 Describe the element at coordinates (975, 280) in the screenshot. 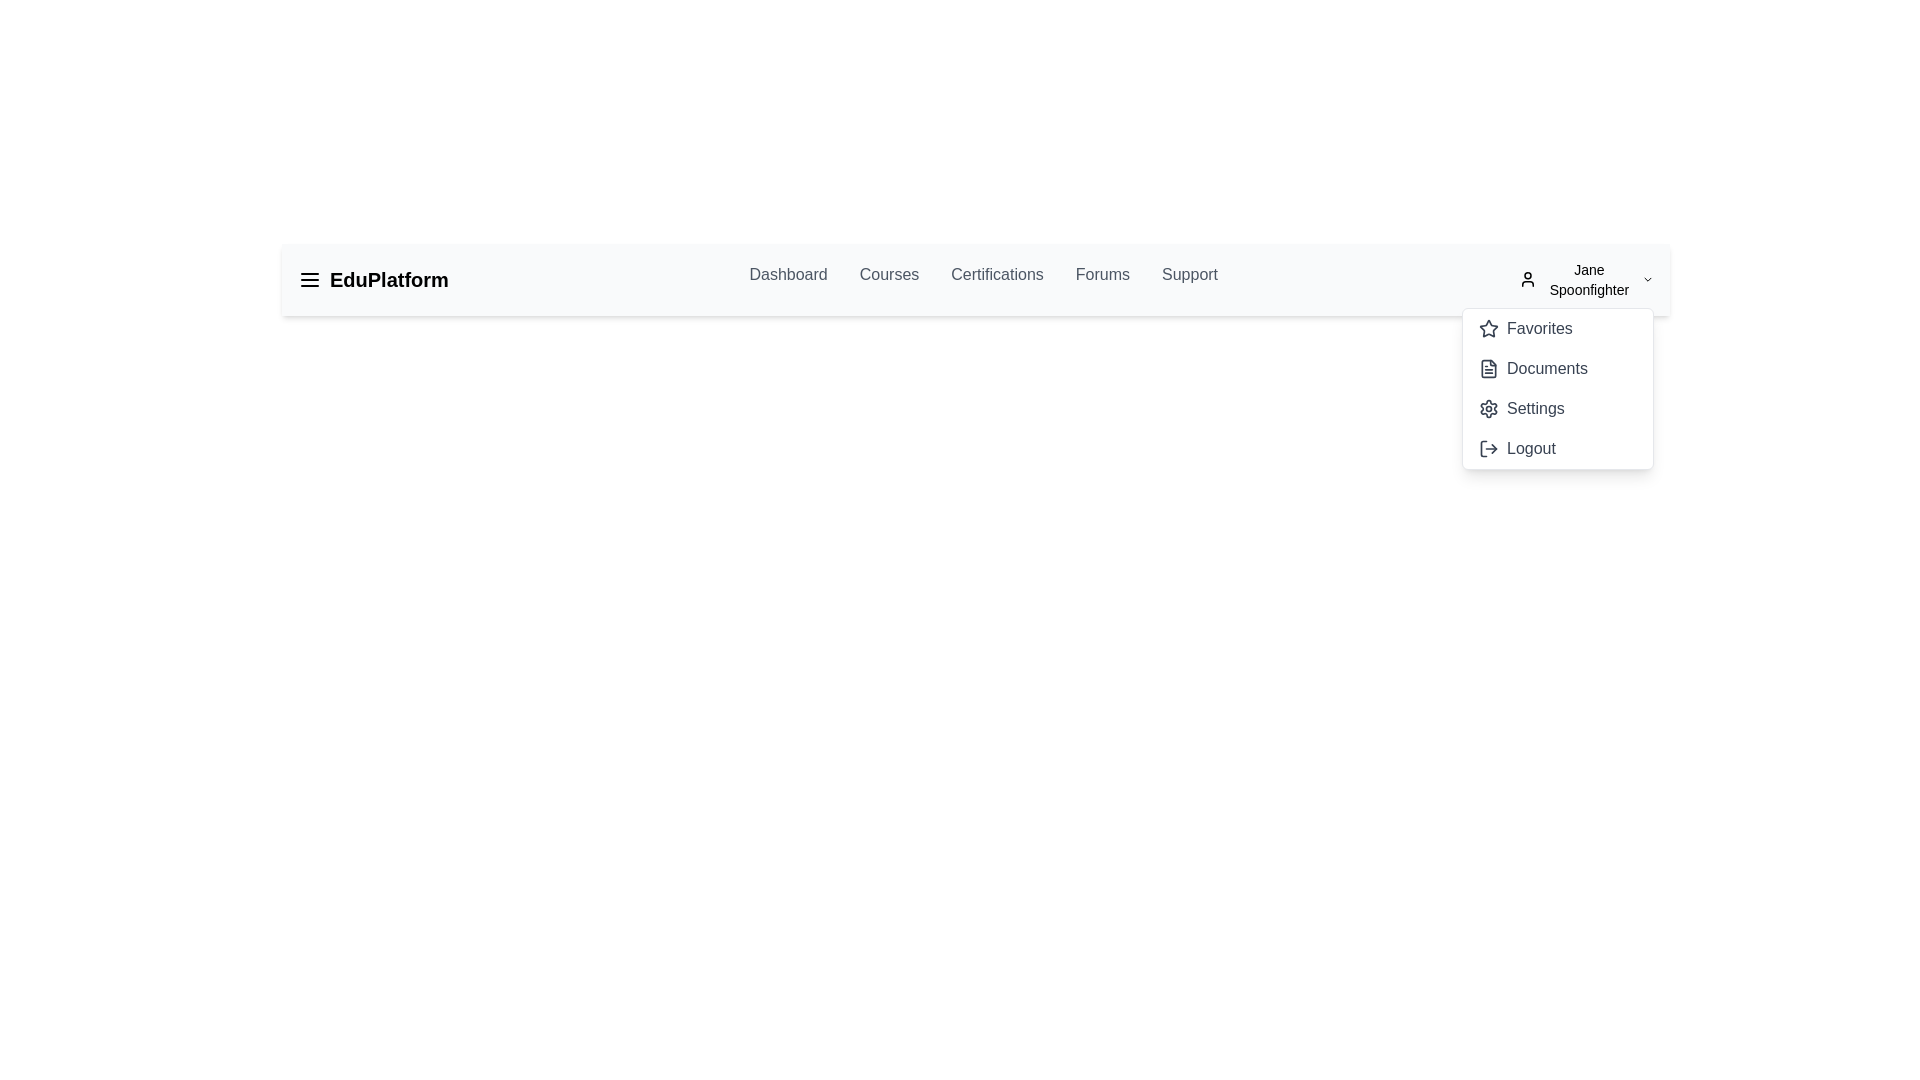

I see `the third item in the horizontal navigation bar, which is labeled 'Certifications'` at that location.